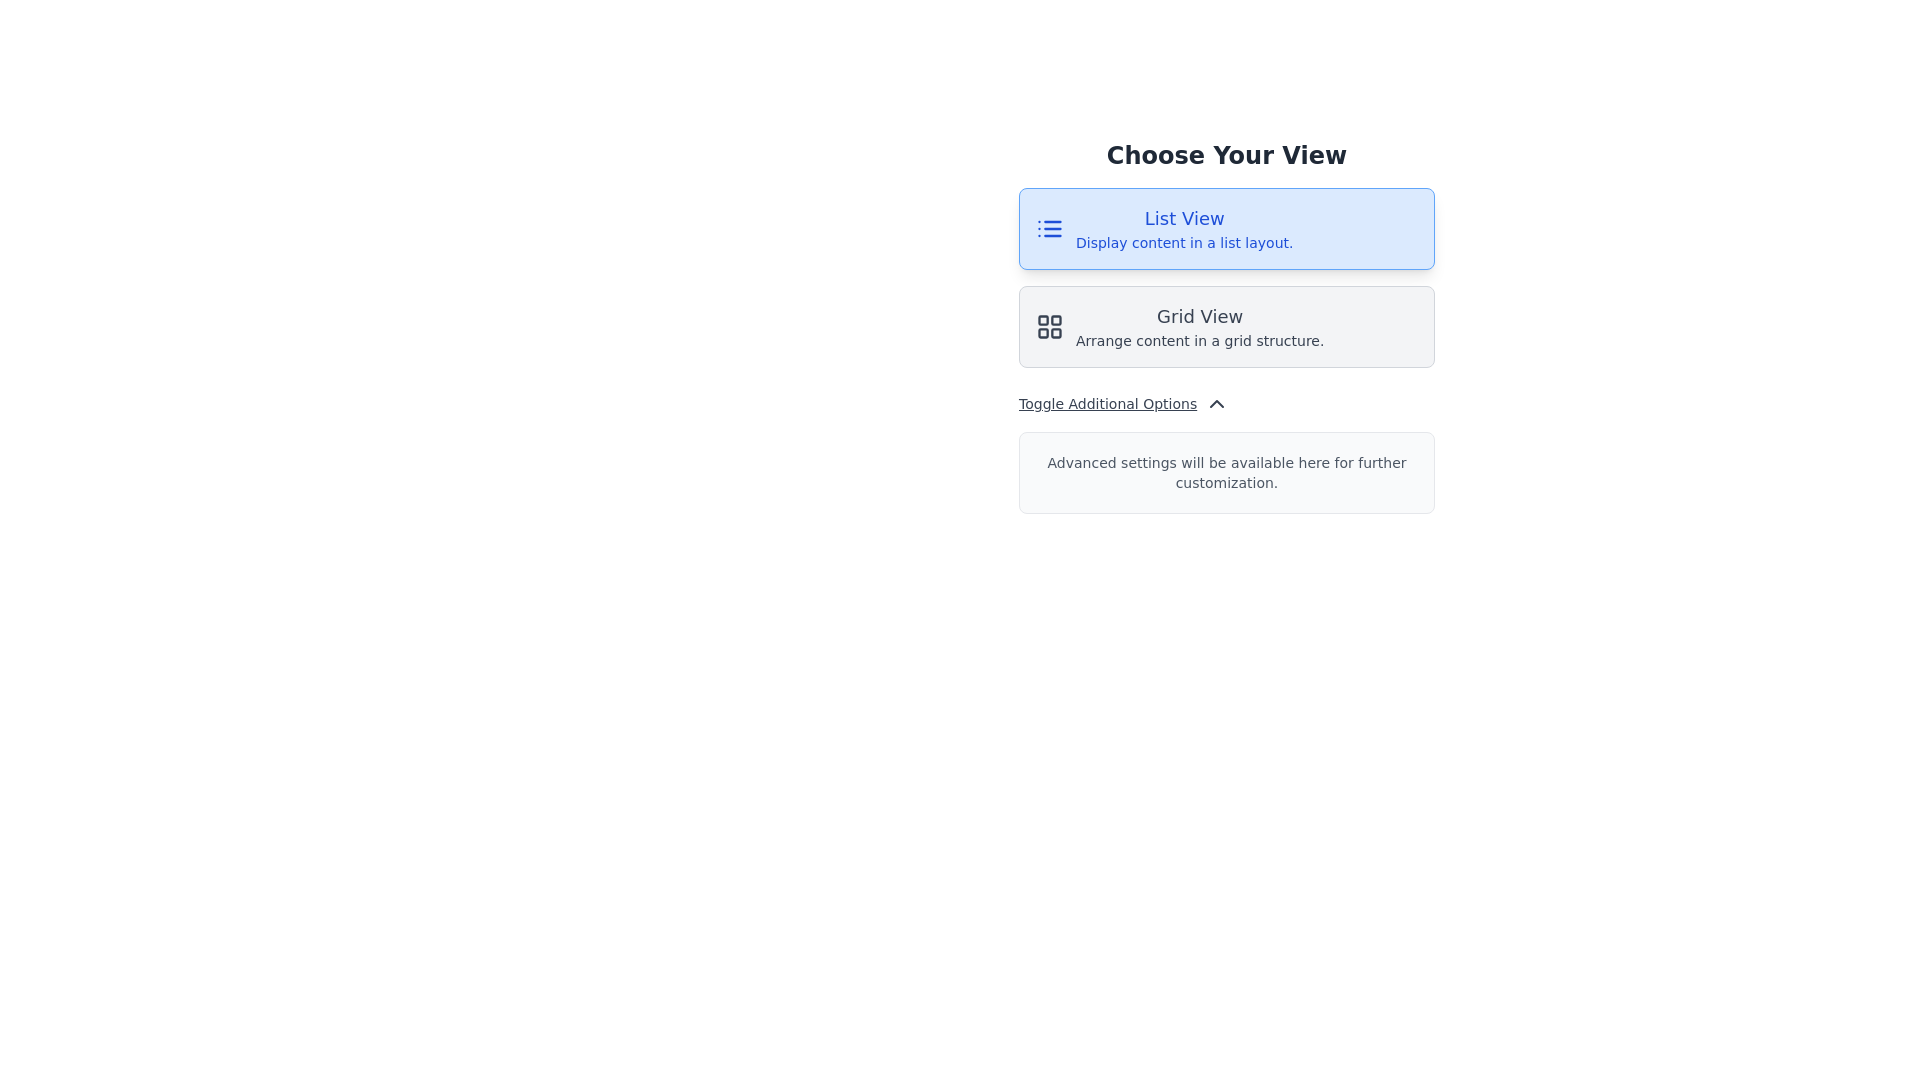 This screenshot has width=1920, height=1080. What do you see at coordinates (1226, 326) in the screenshot?
I see `the second selectable button in the 'Choose Your View' section` at bounding box center [1226, 326].